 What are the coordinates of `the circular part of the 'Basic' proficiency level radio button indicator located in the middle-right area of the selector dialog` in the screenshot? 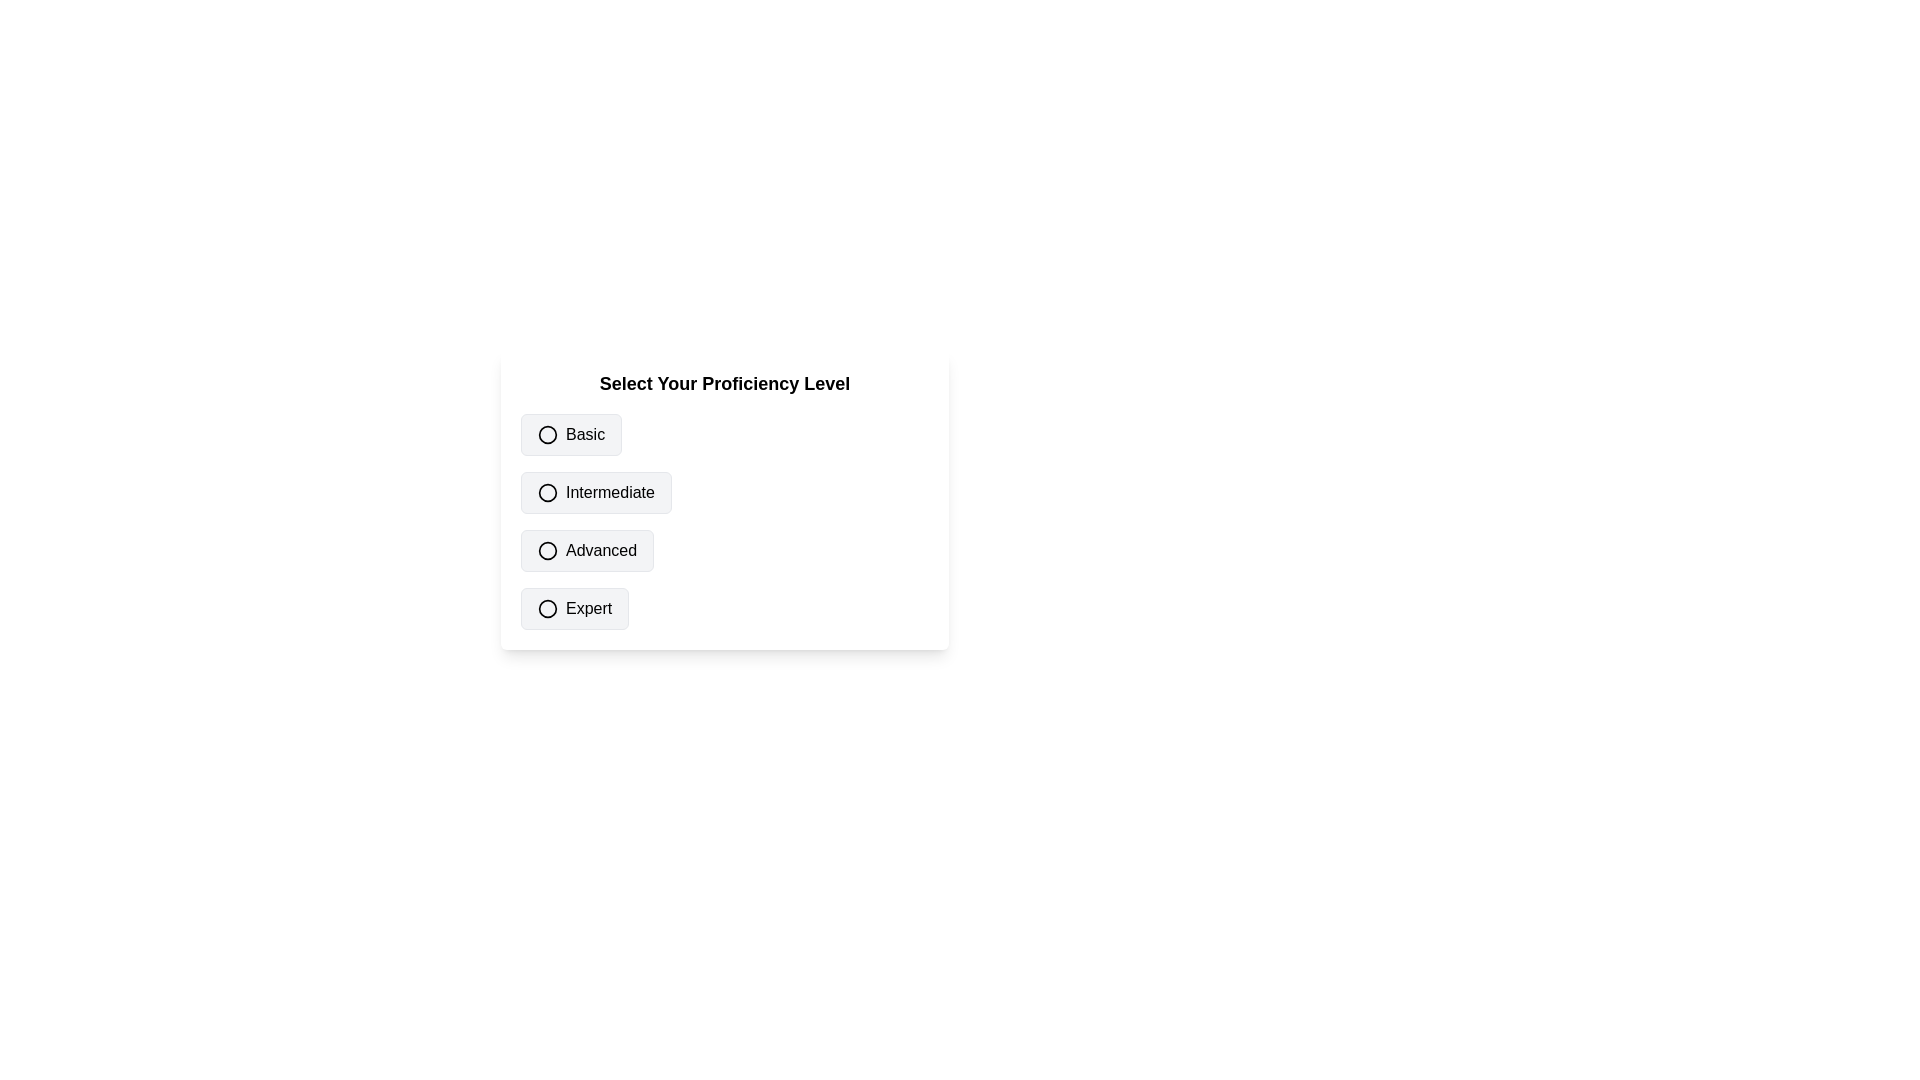 It's located at (547, 434).